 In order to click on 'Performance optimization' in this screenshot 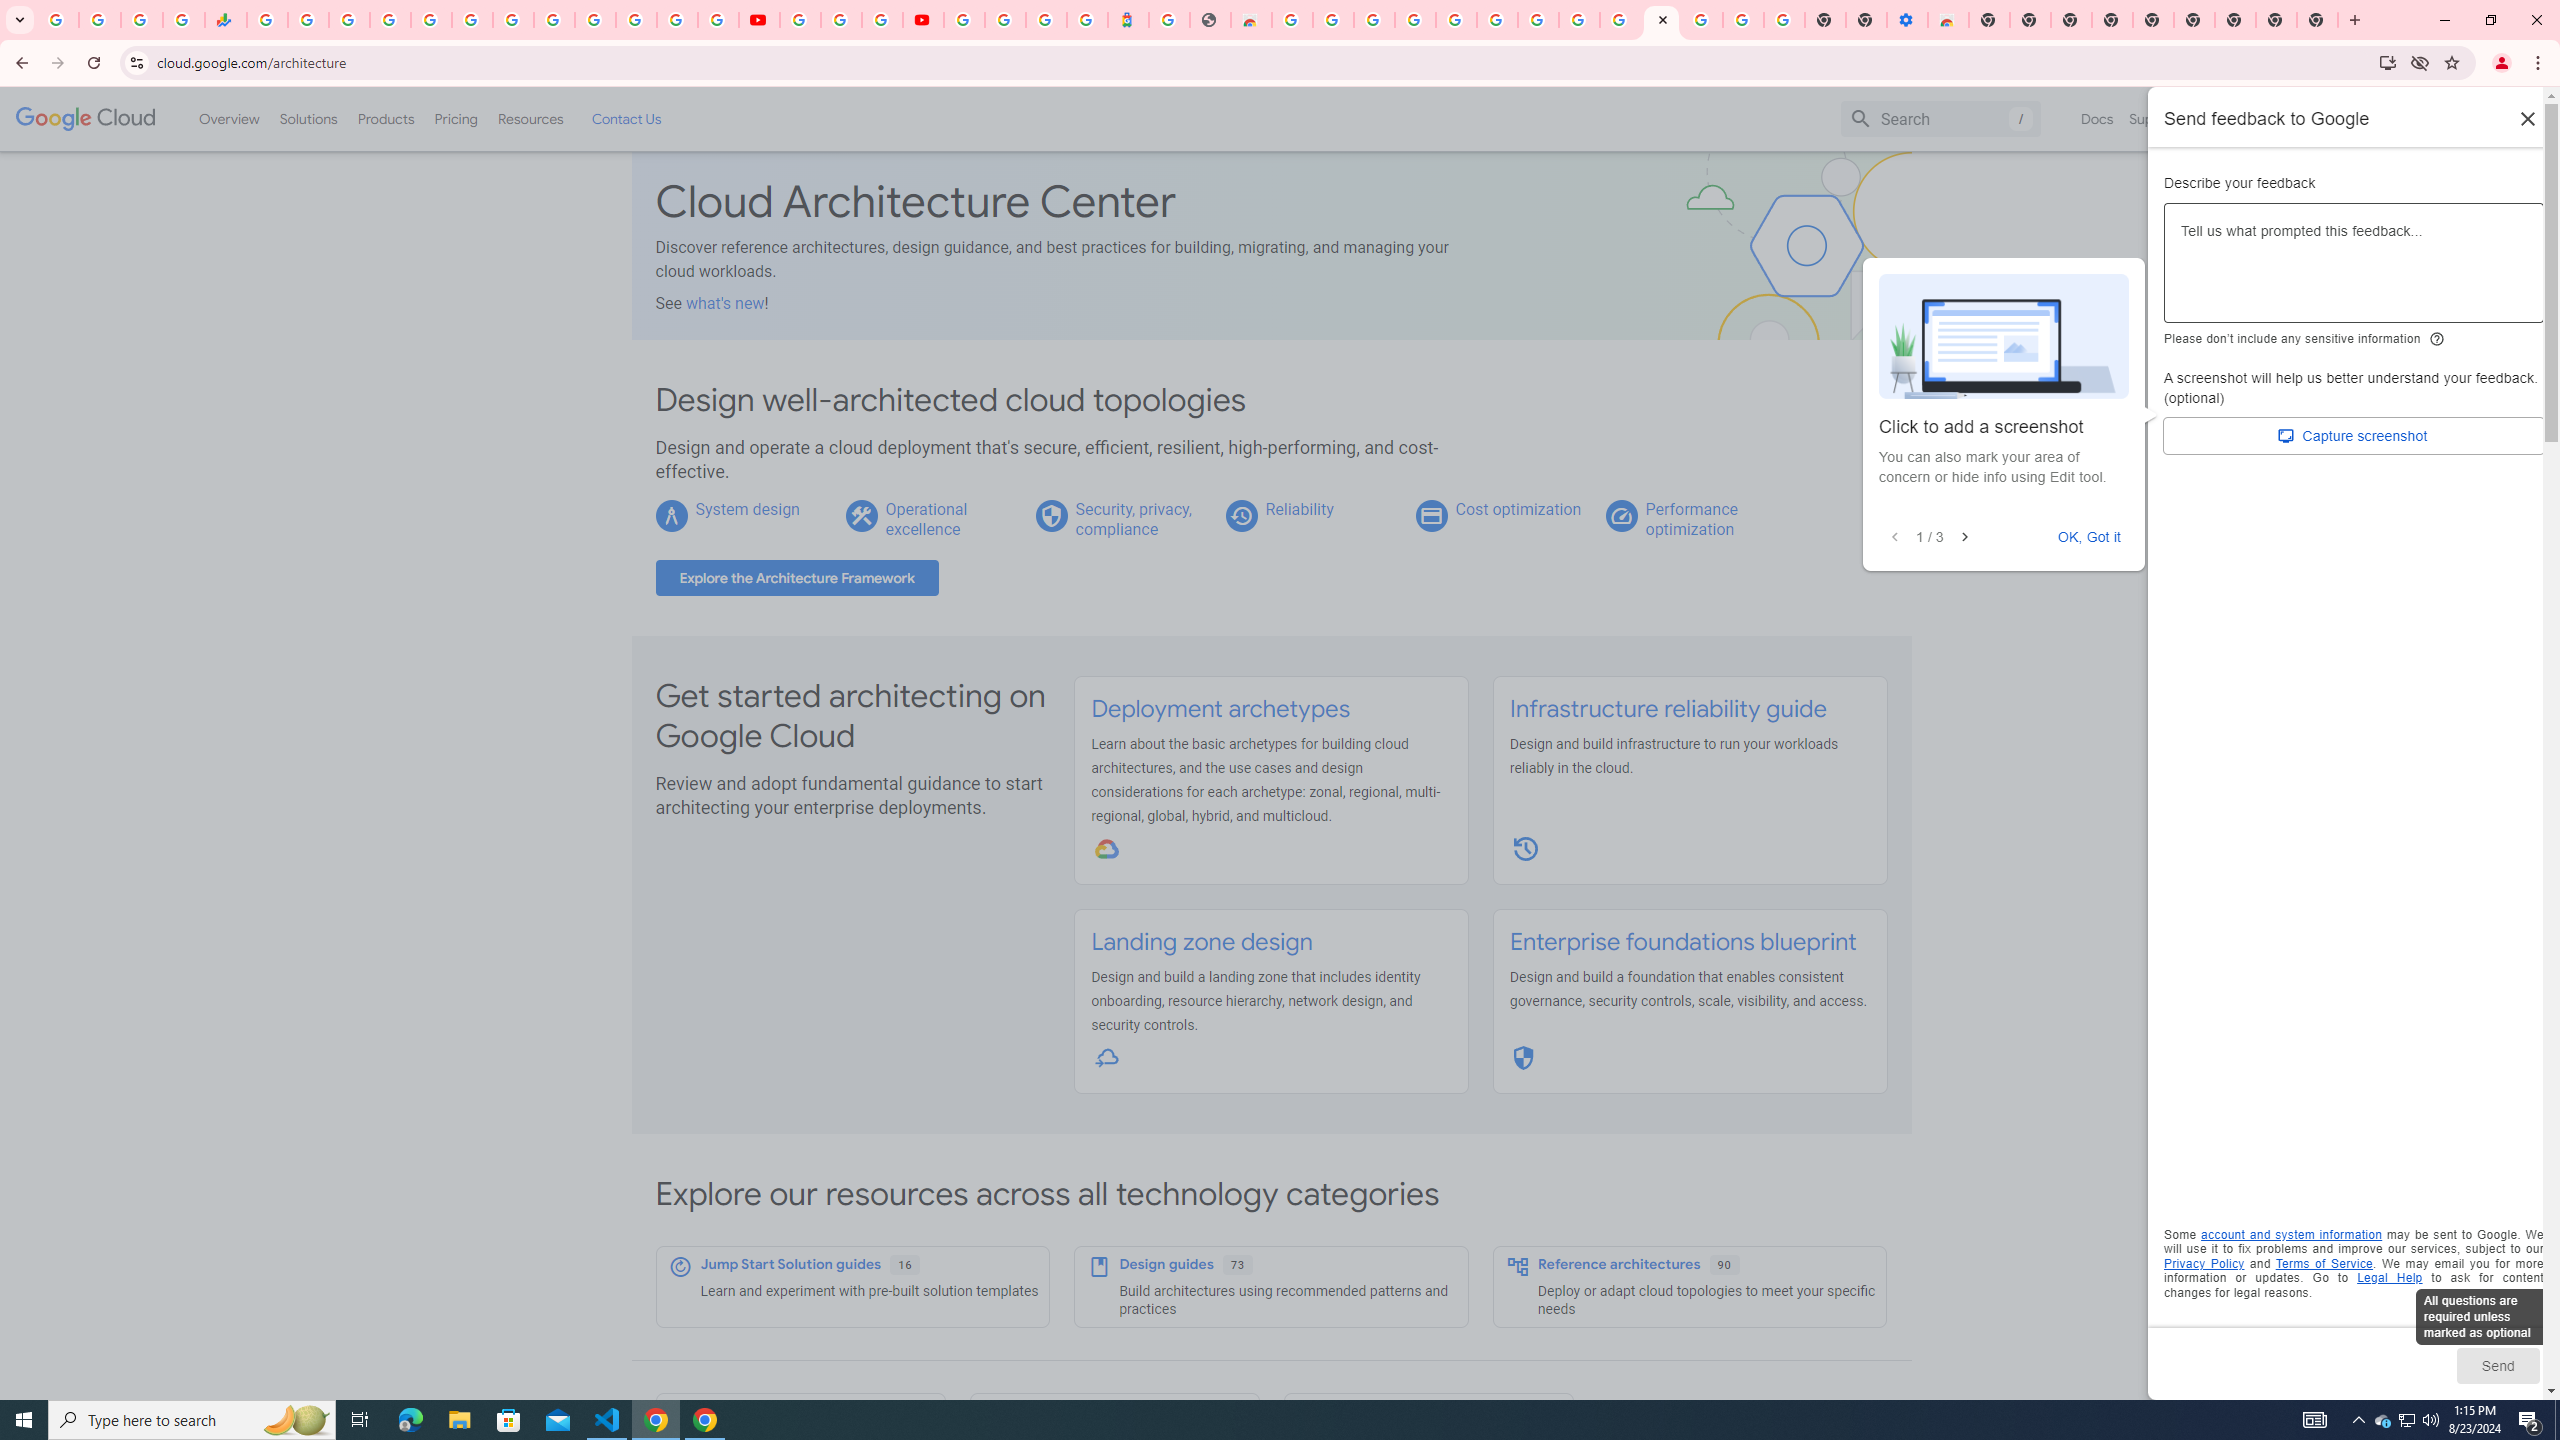, I will do `click(1691, 518)`.